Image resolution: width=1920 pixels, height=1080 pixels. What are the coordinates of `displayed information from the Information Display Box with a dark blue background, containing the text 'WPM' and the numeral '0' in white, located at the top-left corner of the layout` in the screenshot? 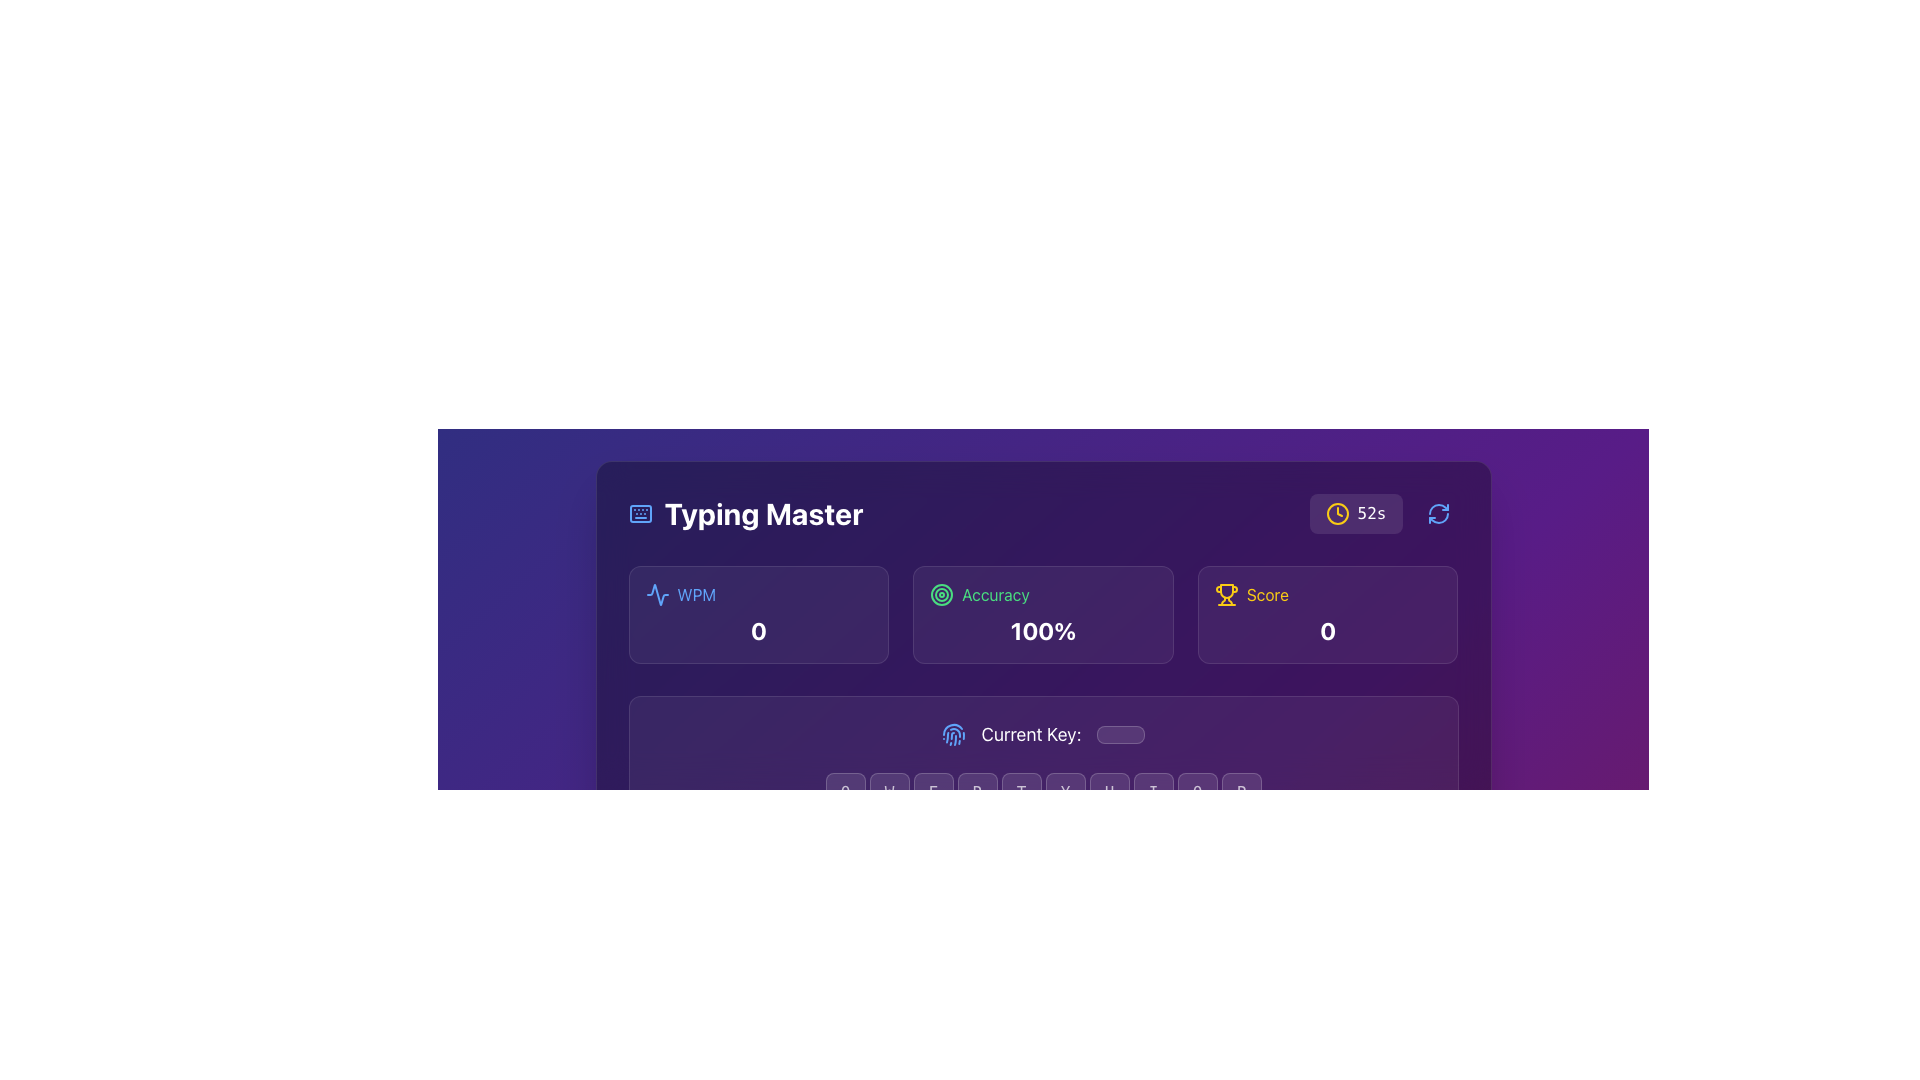 It's located at (757, 613).